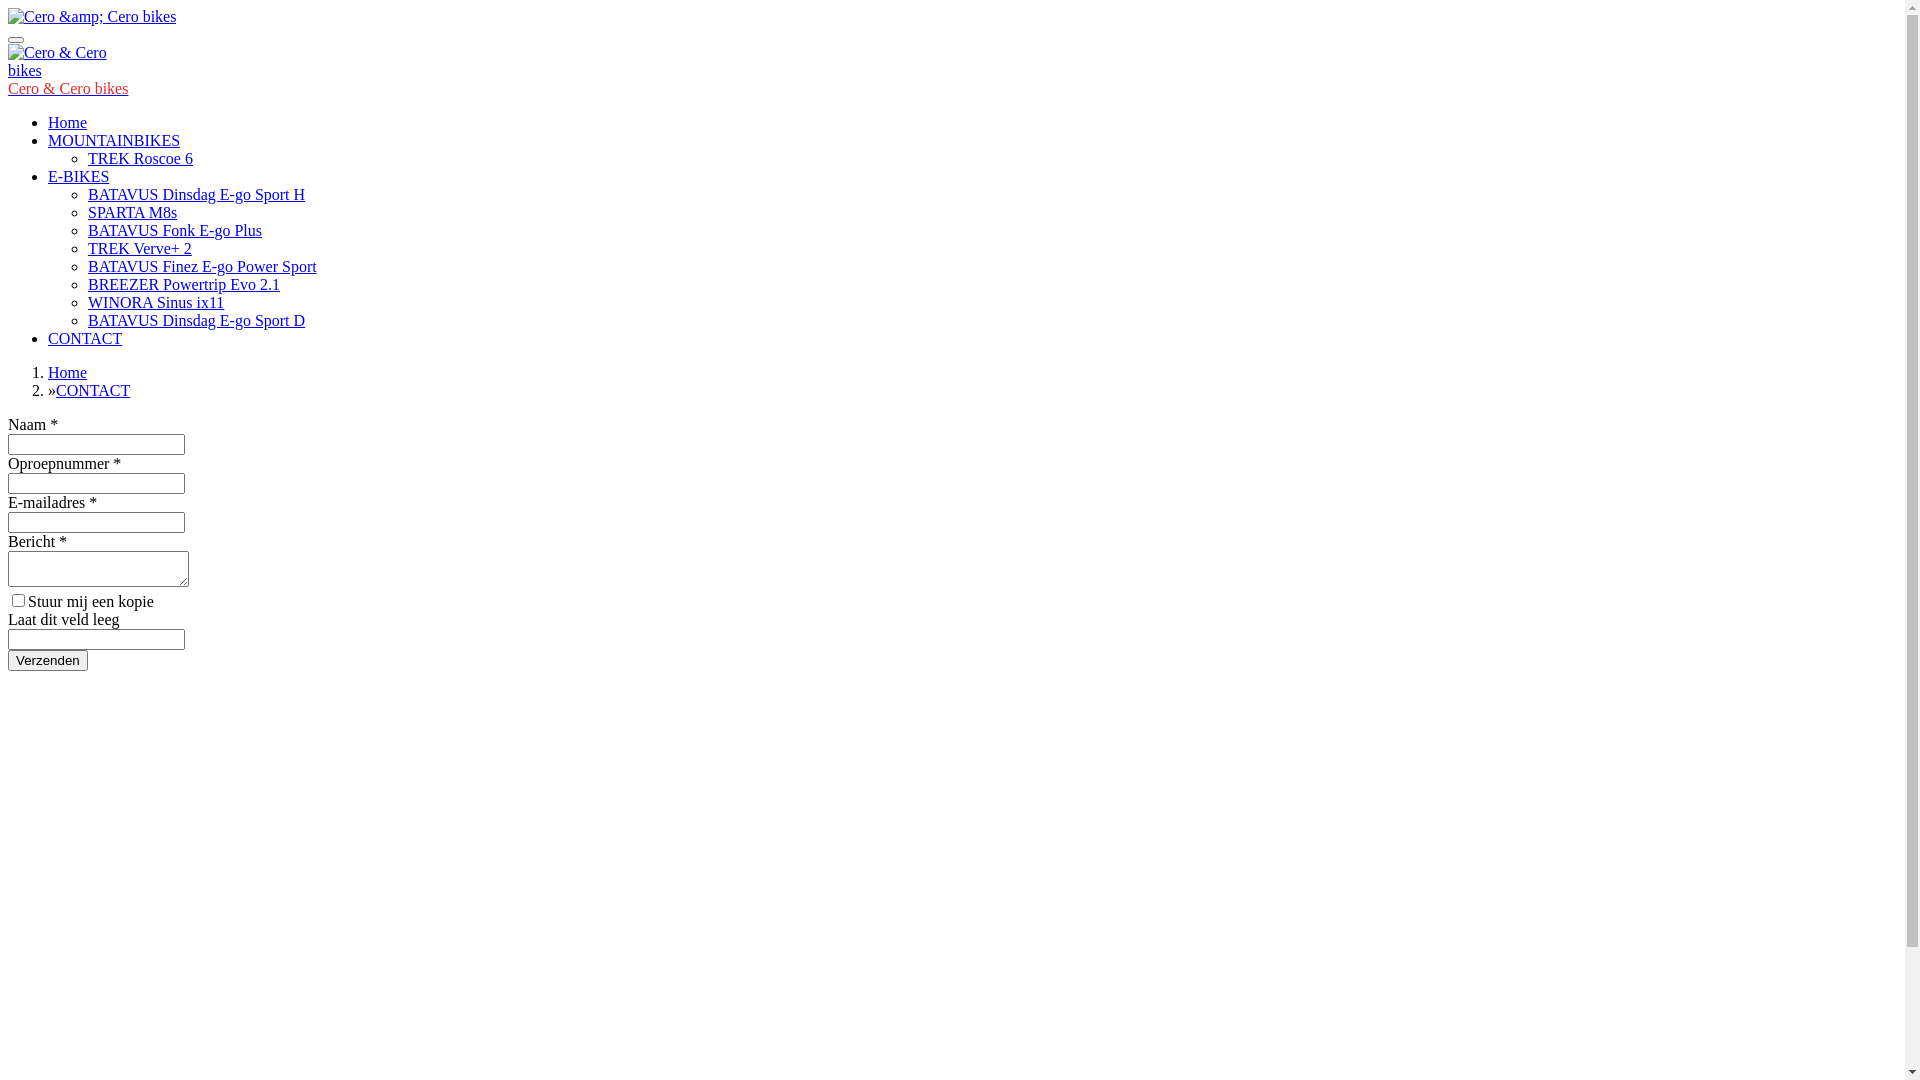 This screenshot has width=1920, height=1080. I want to click on 'WINORA Sinus ix11', so click(155, 302).